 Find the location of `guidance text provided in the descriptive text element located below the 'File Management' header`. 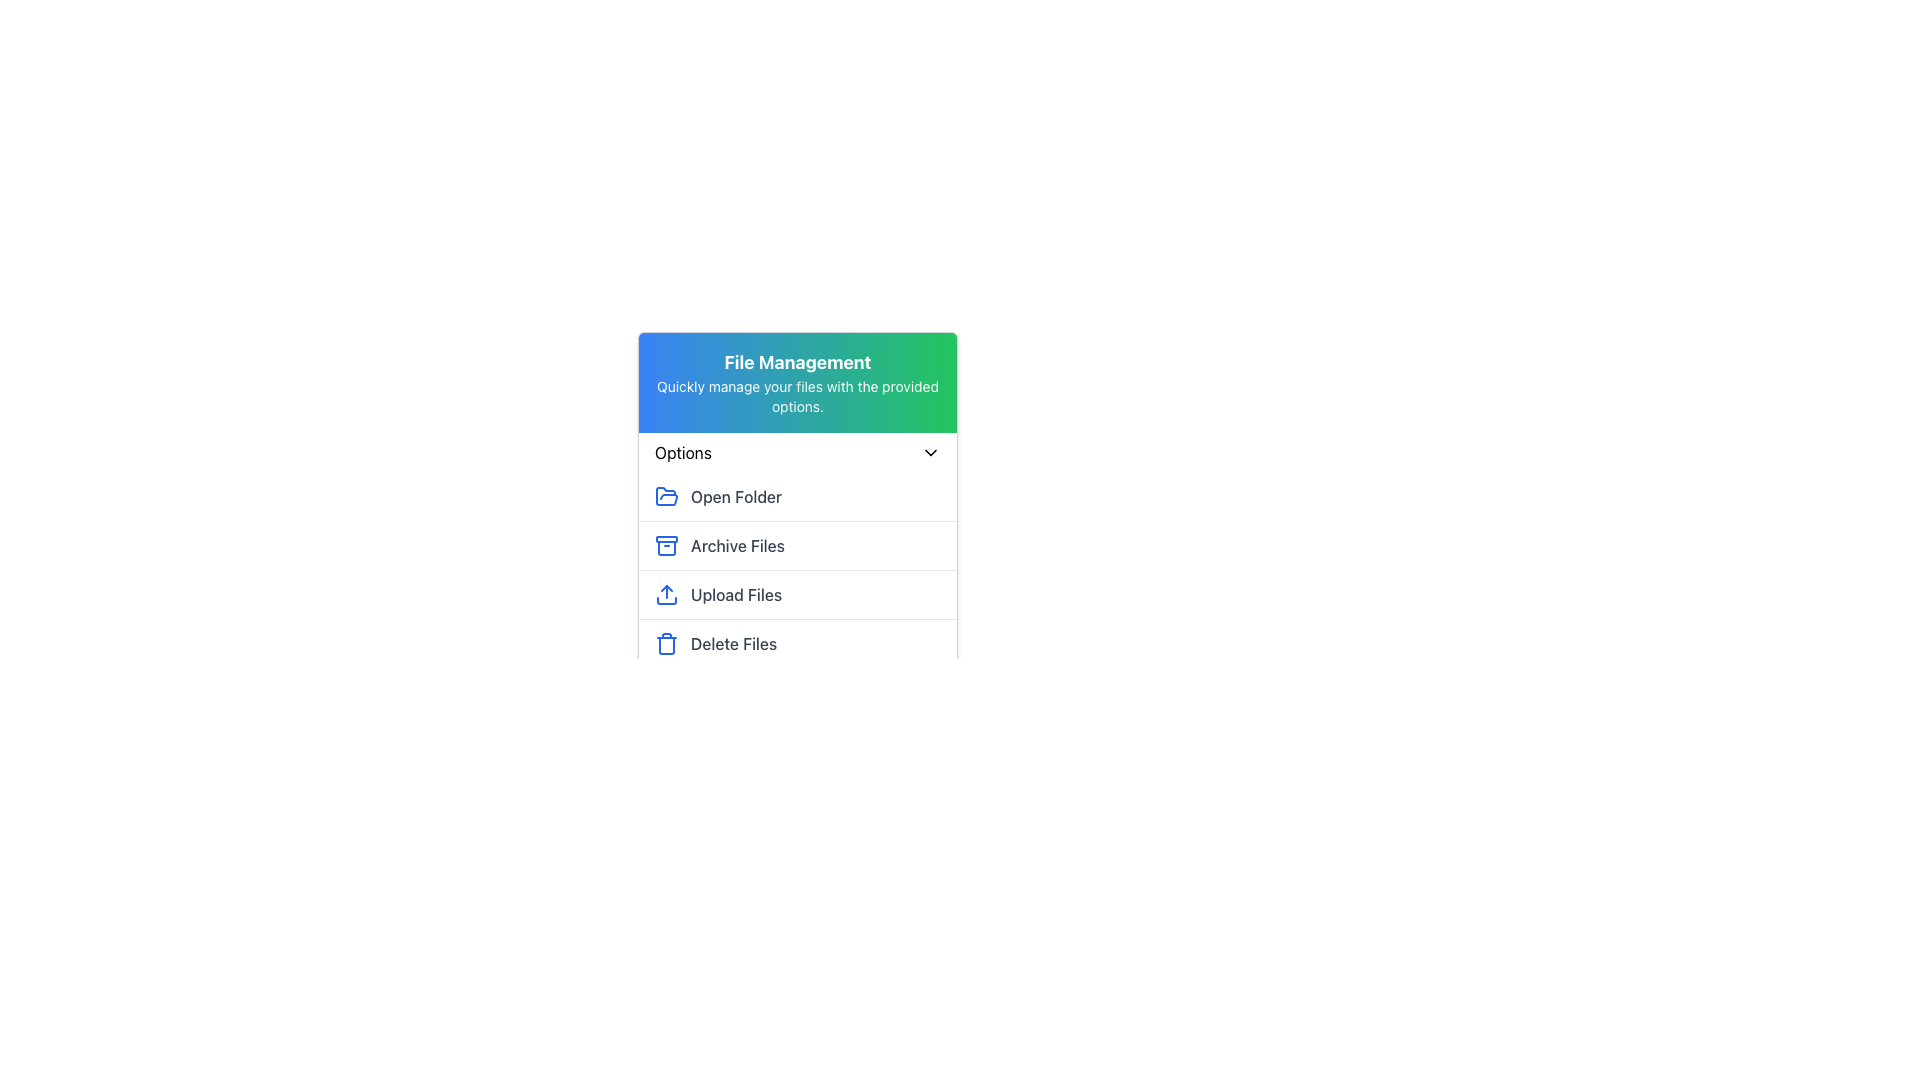

guidance text provided in the descriptive text element located below the 'File Management' header is located at coordinates (796, 397).